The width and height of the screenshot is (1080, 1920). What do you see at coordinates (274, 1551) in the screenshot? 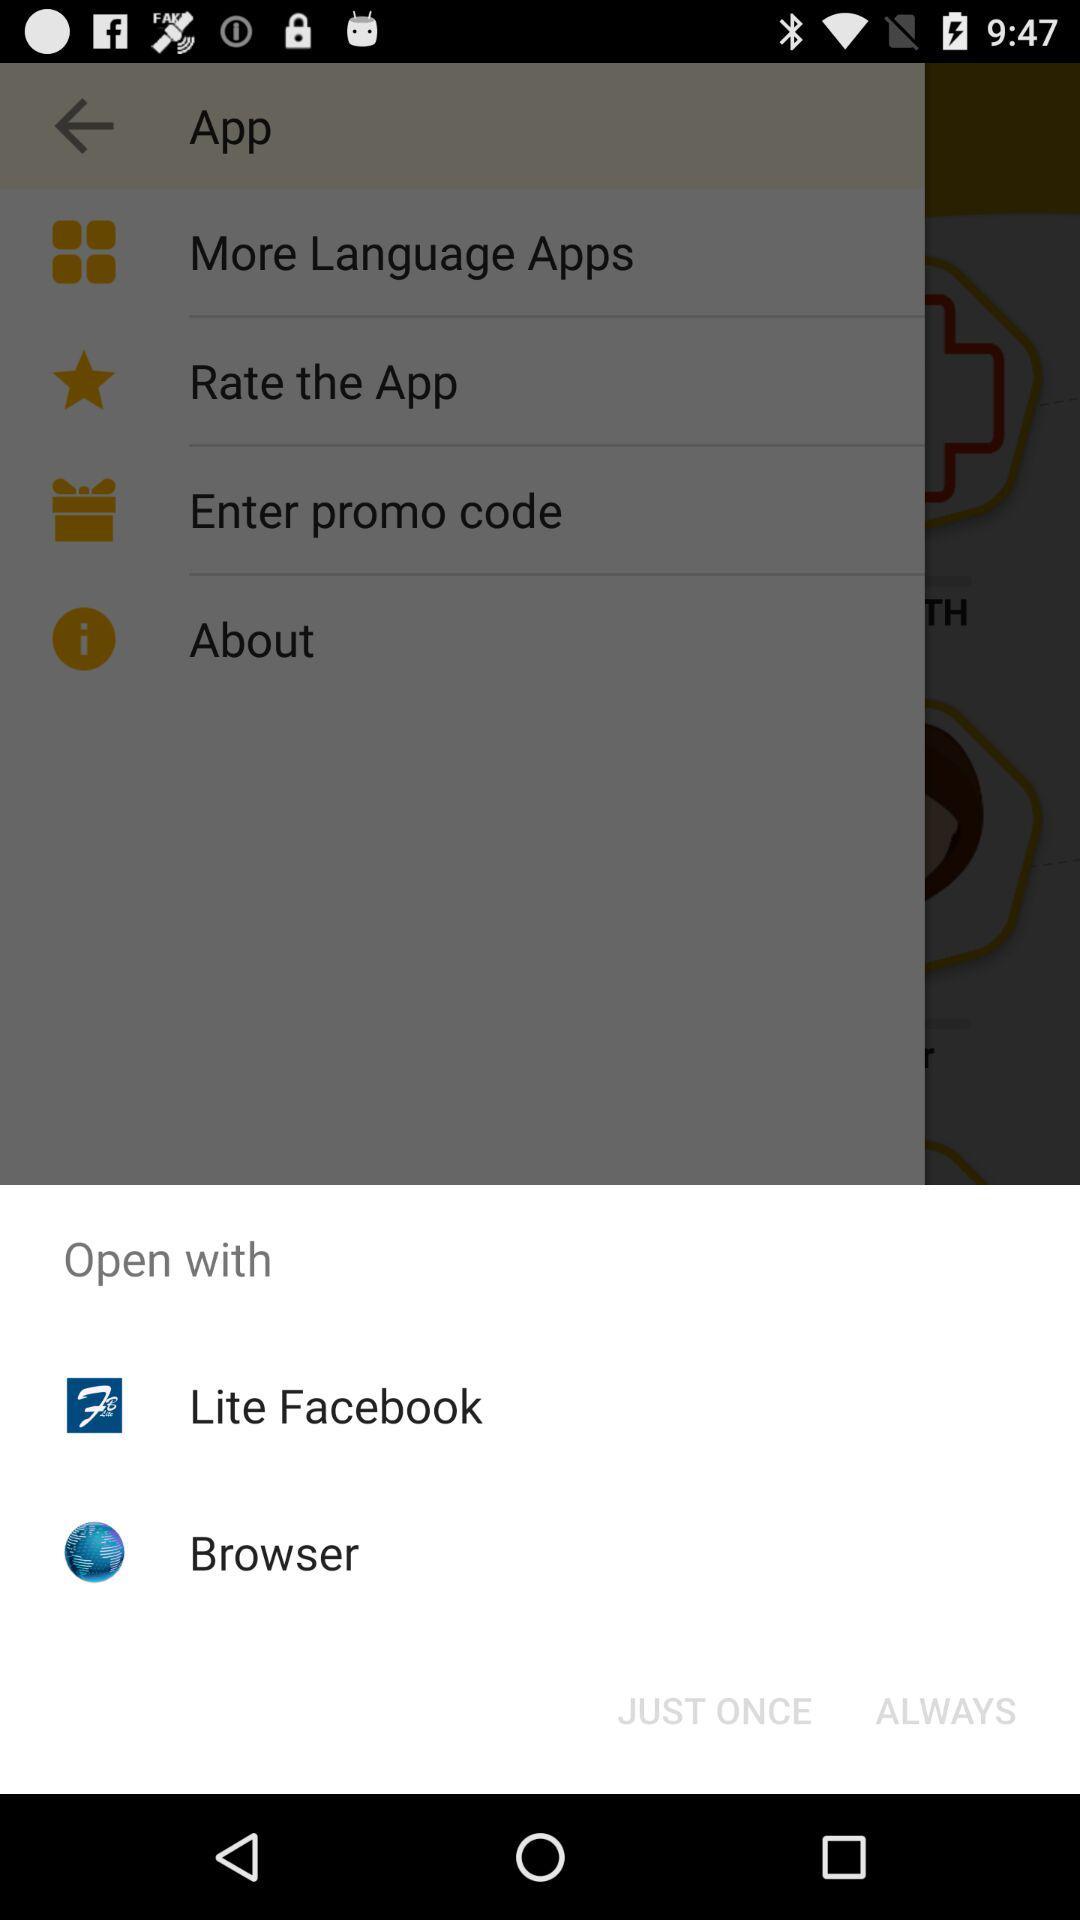
I see `icon below the lite facebook icon` at bounding box center [274, 1551].